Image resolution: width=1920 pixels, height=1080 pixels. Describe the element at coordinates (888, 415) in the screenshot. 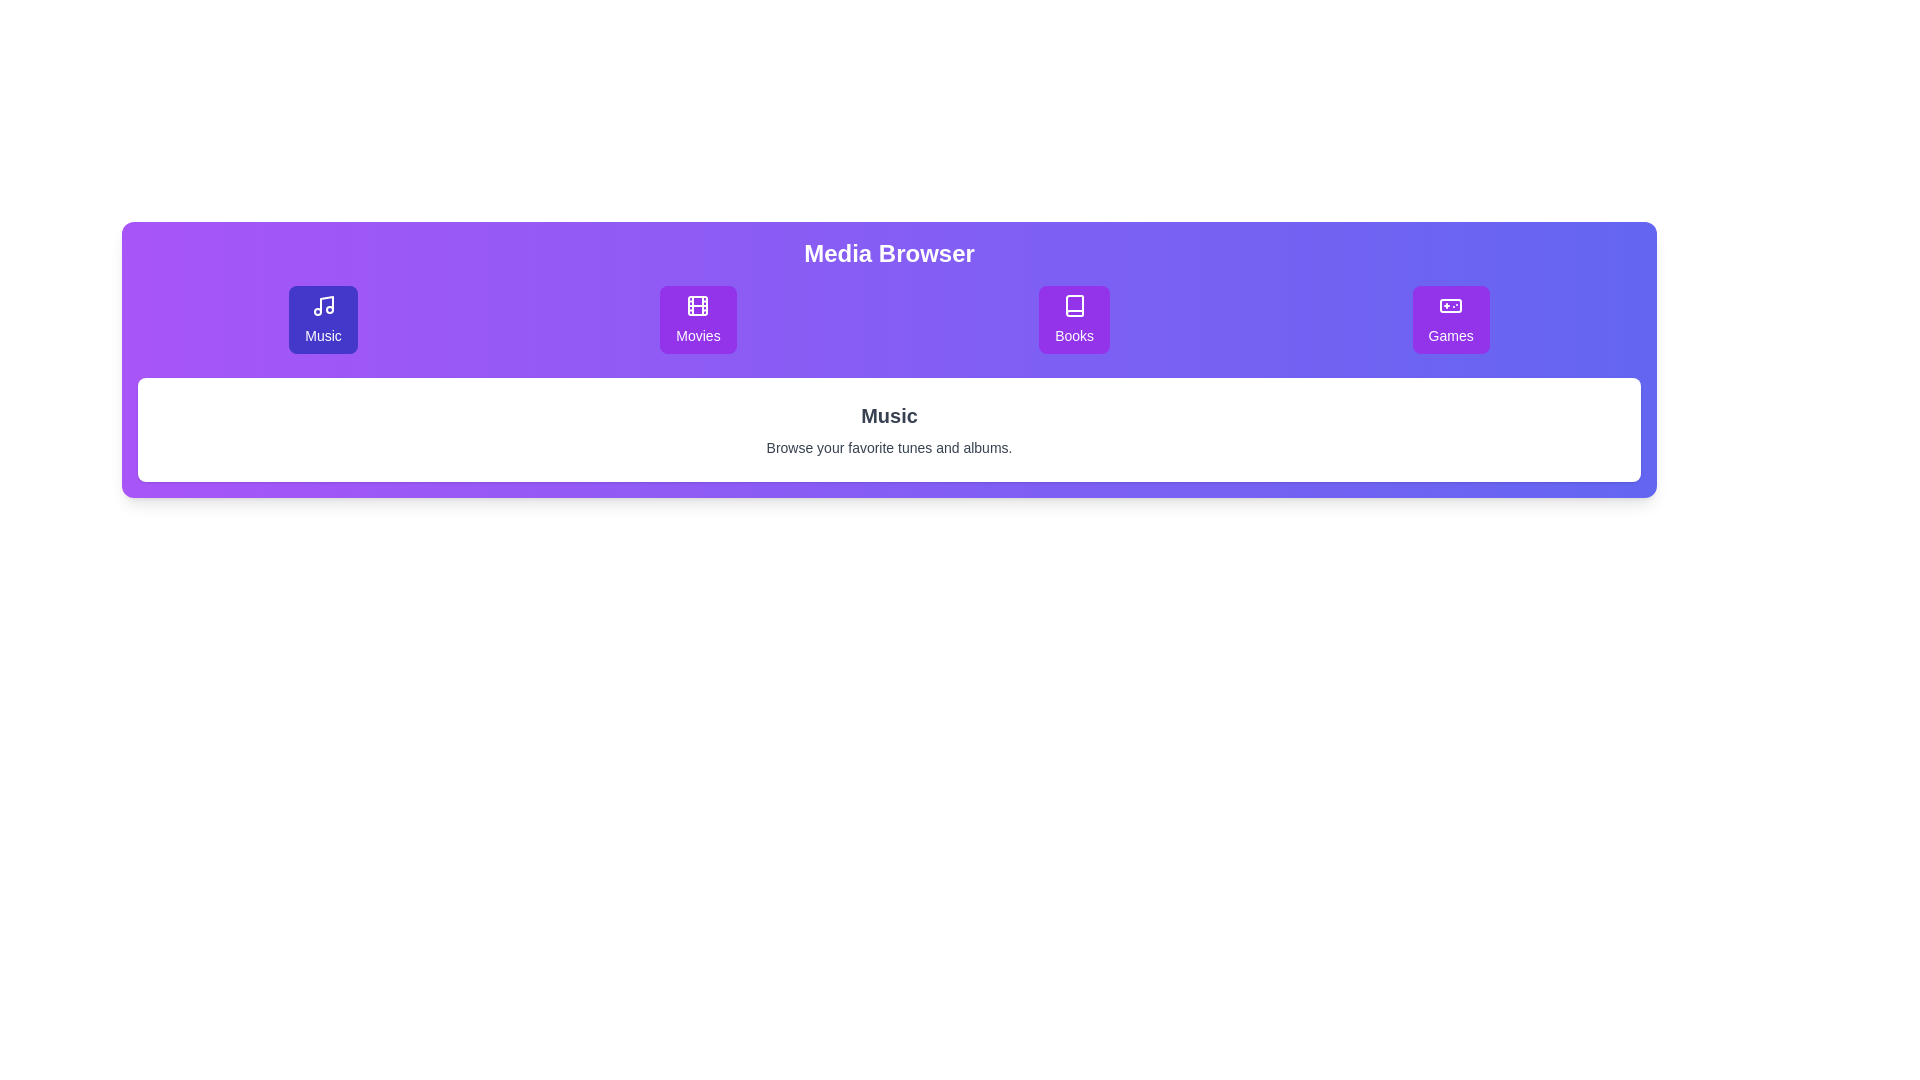

I see `text label indicating the category 'Music', which is located at the center of the white card below the 'Media Browser' header` at that location.